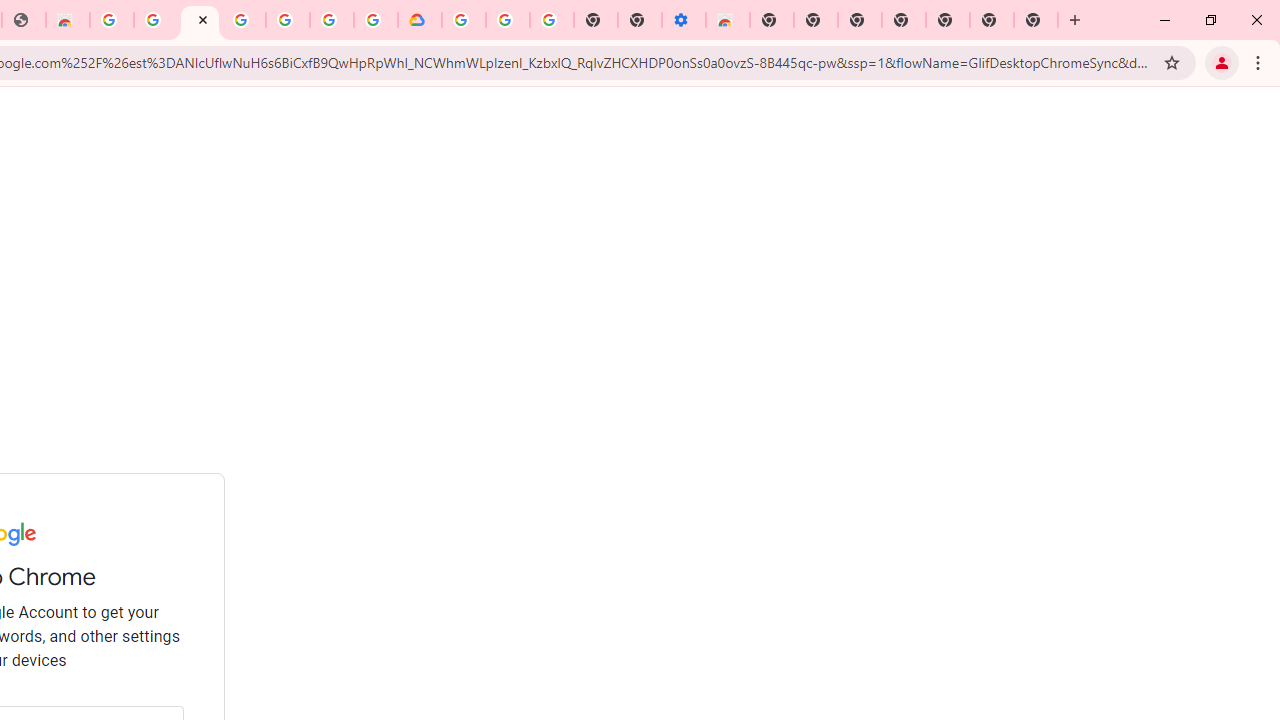  What do you see at coordinates (508, 20) in the screenshot?
I see `'Google Account Help'` at bounding box center [508, 20].